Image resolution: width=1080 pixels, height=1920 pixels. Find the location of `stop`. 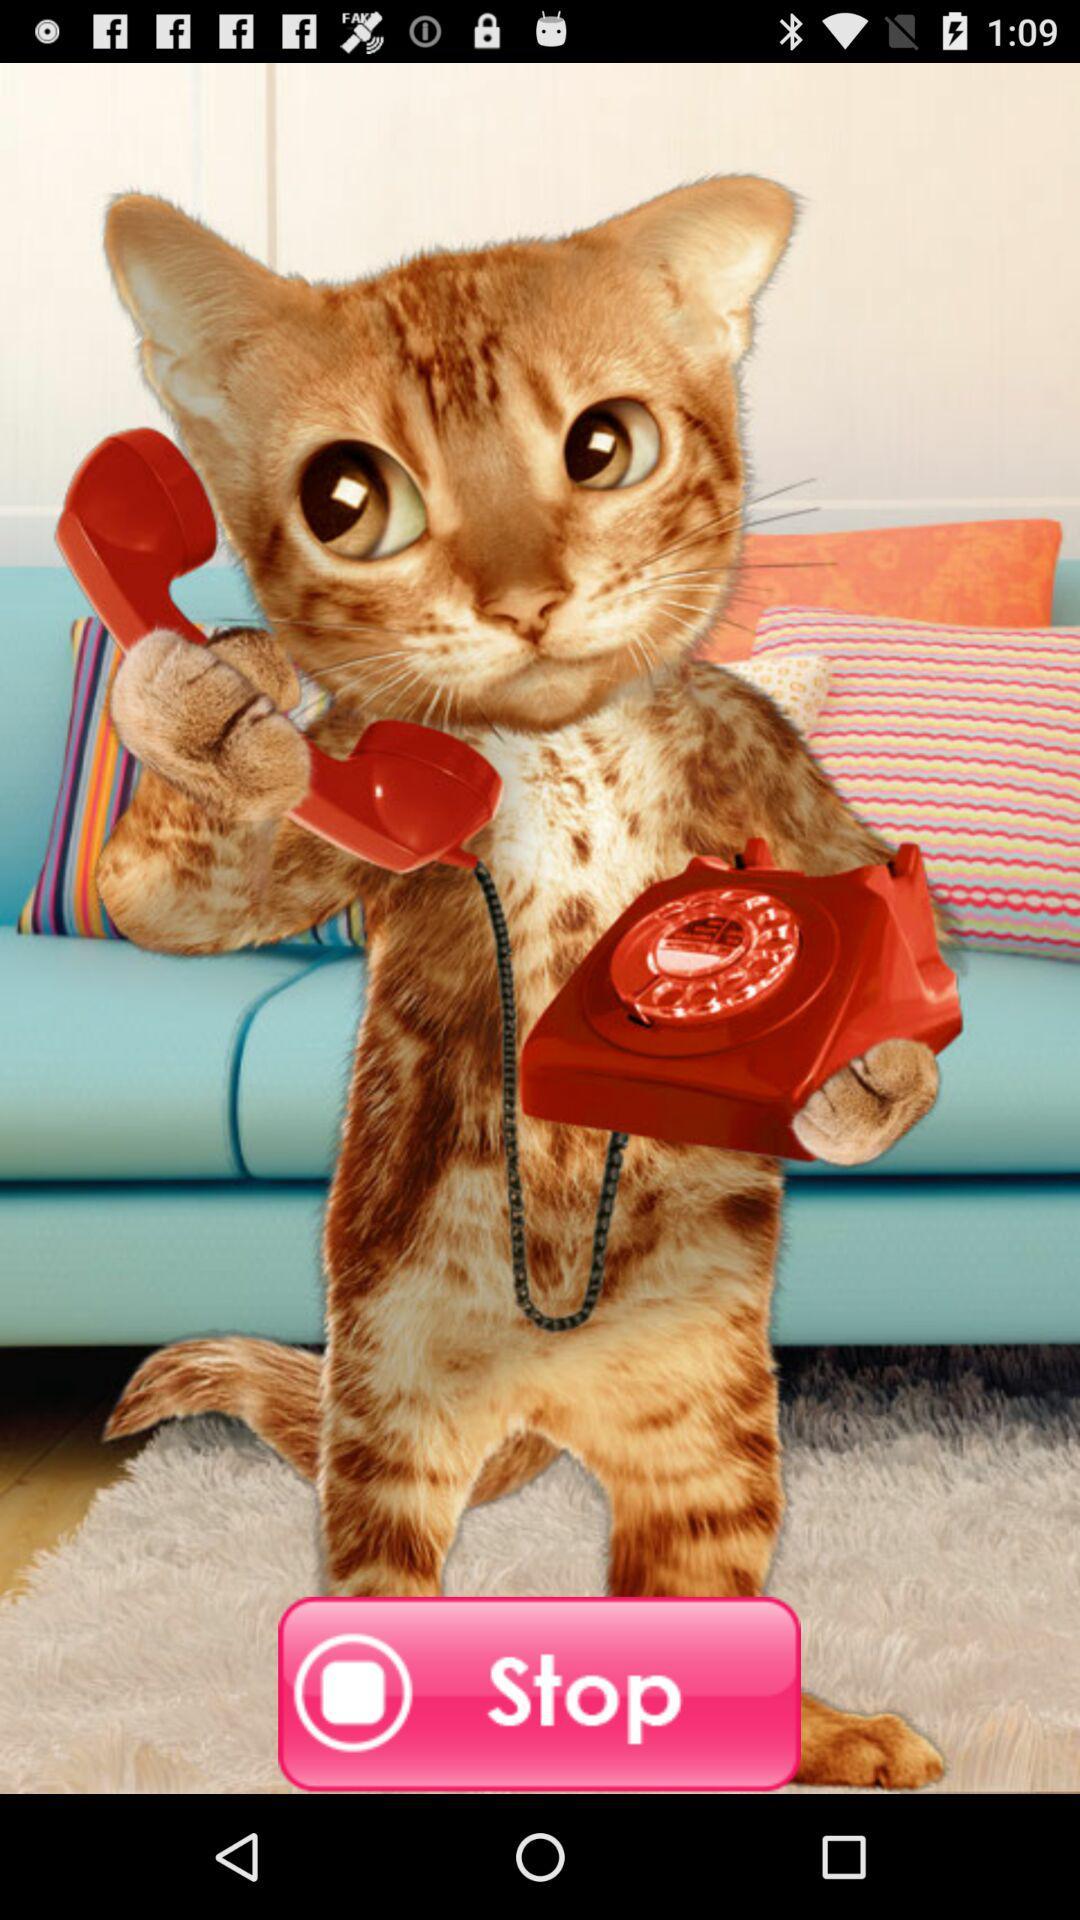

stop is located at coordinates (538, 1694).